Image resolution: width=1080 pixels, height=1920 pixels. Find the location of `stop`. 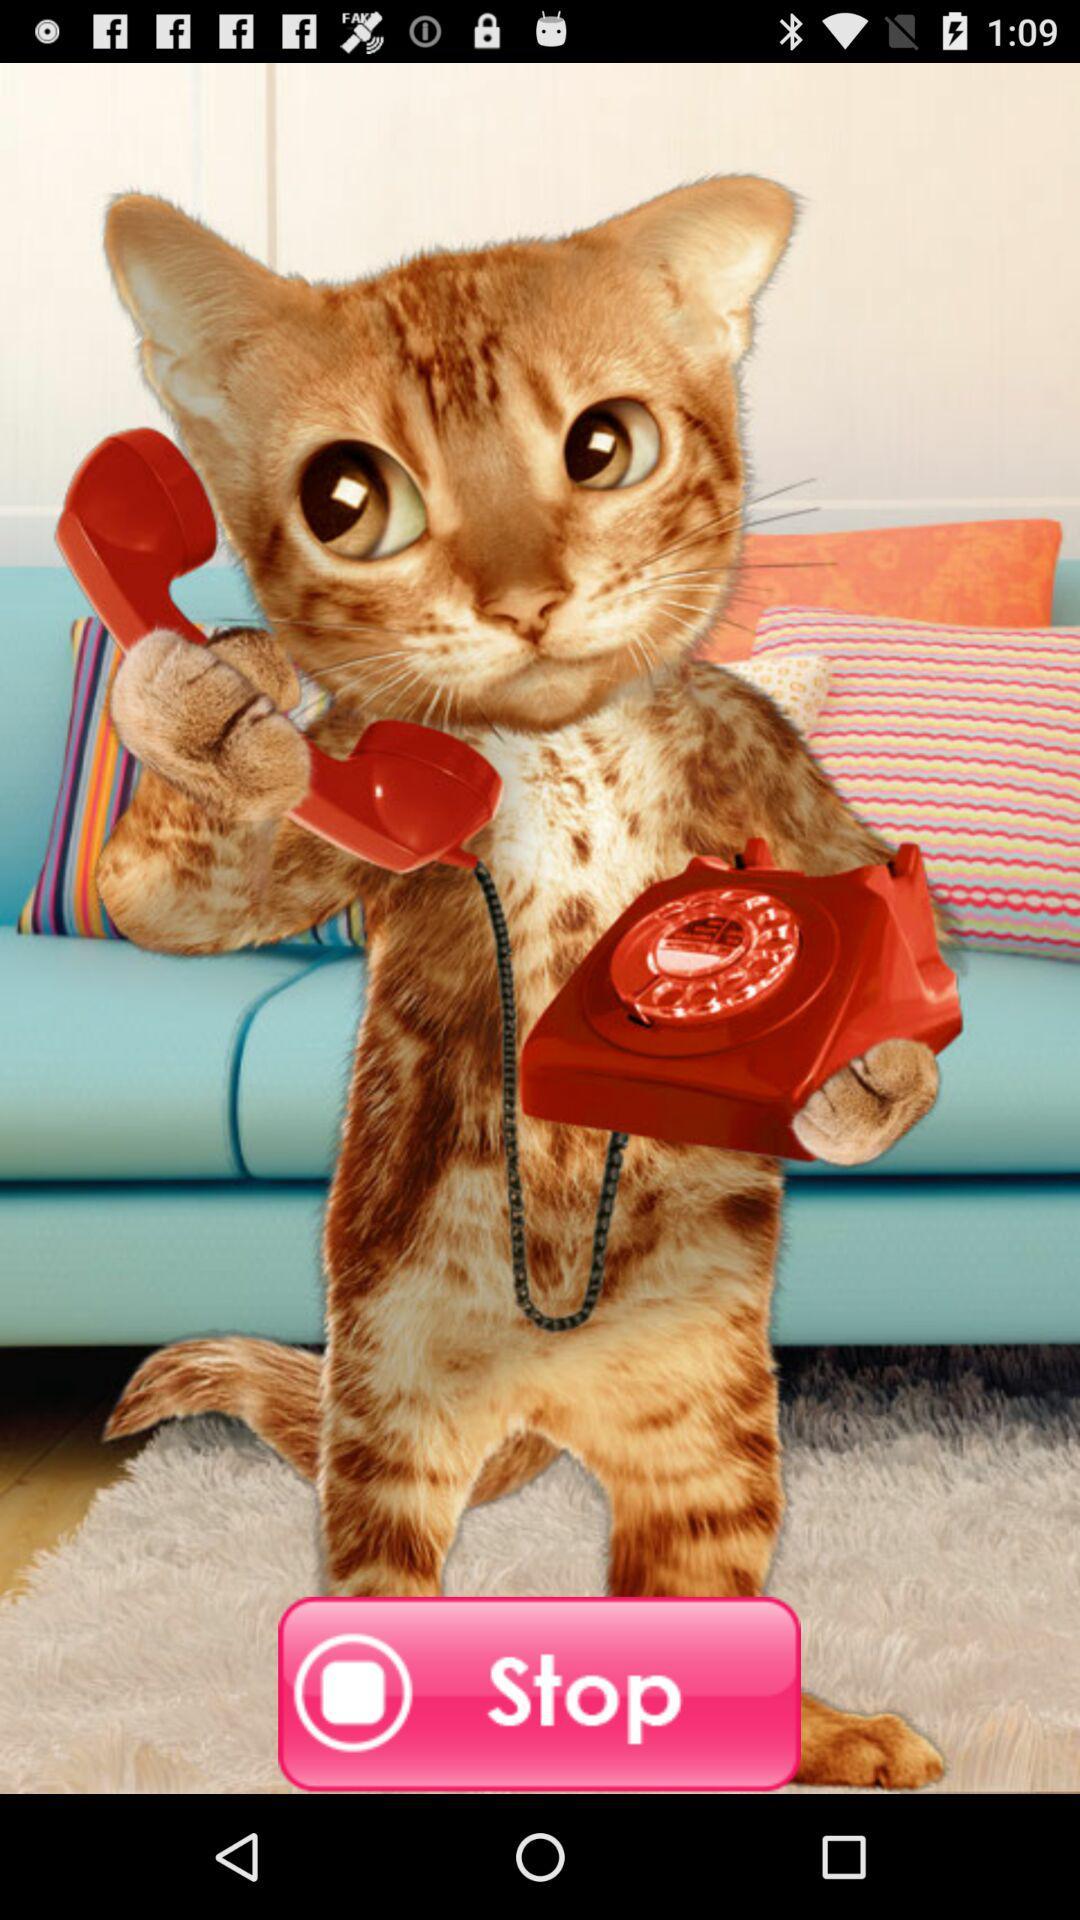

stop is located at coordinates (538, 1694).